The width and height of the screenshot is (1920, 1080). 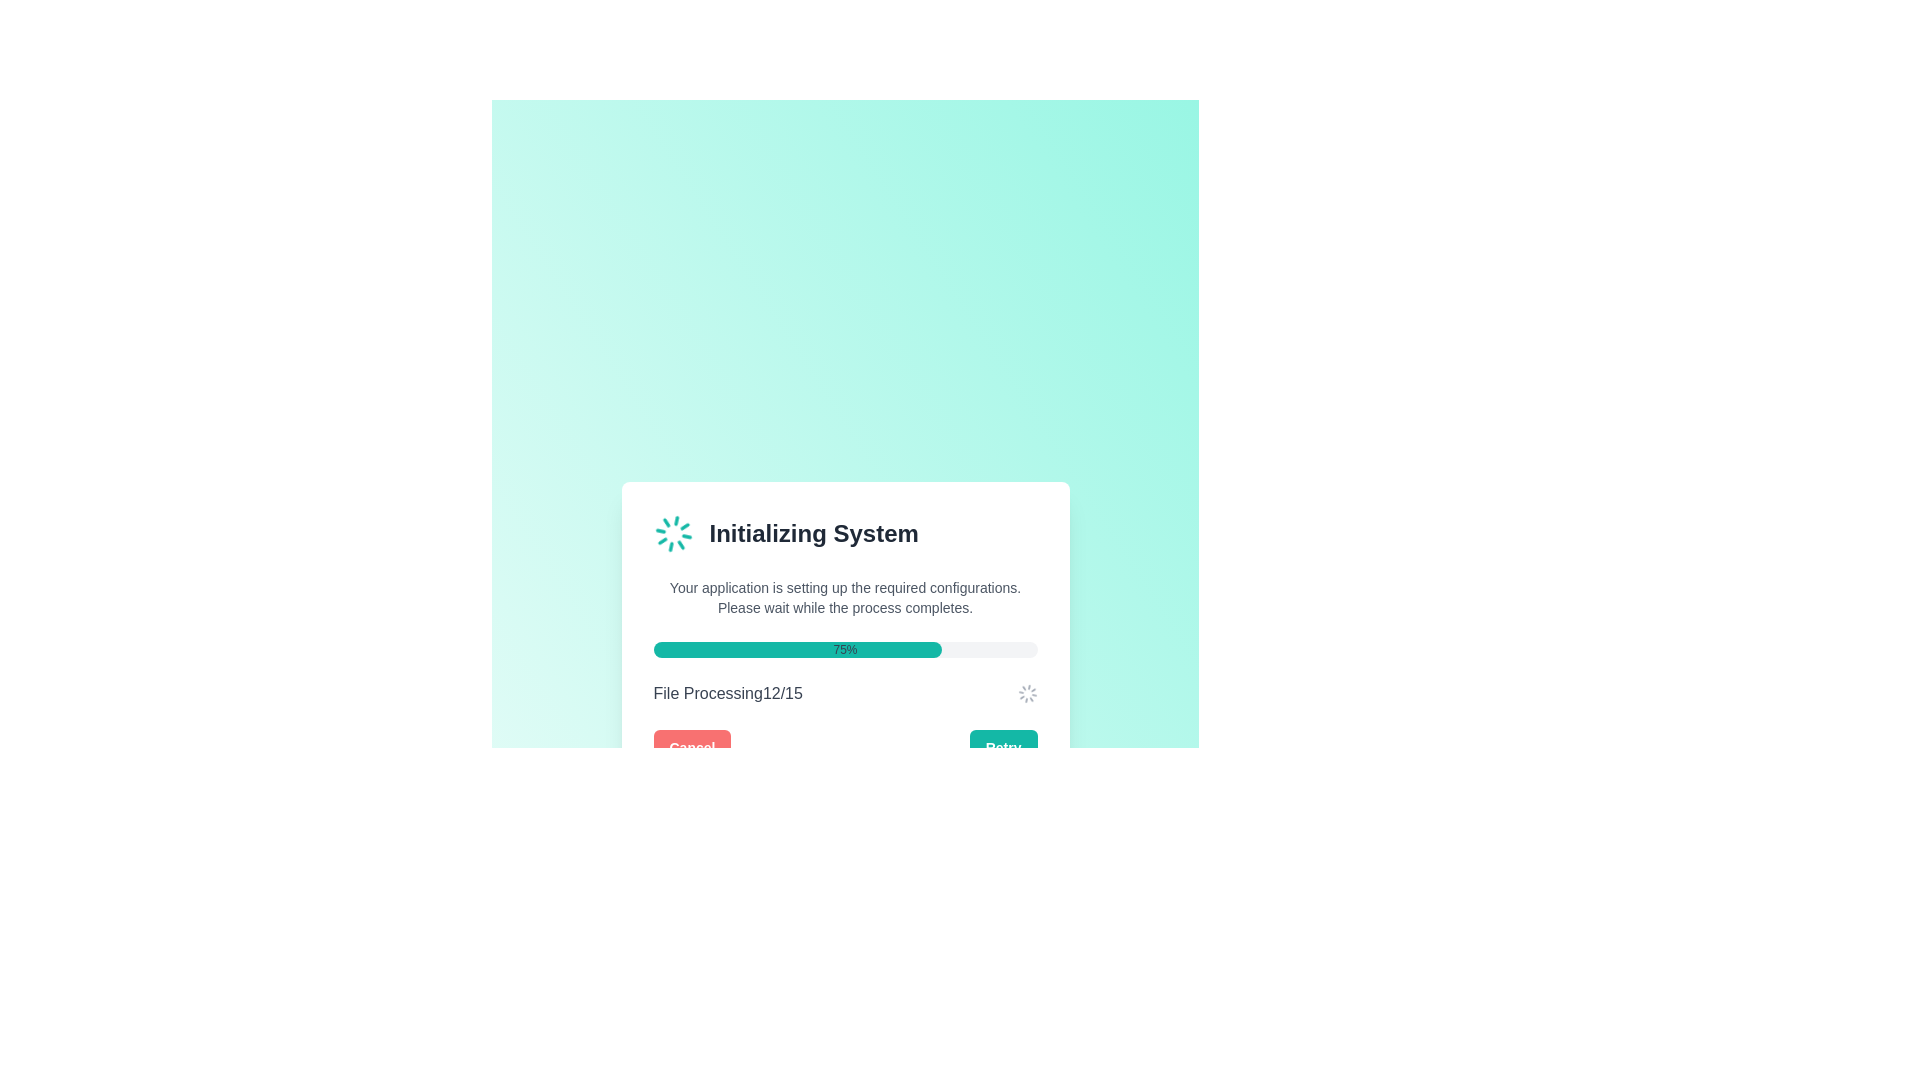 What do you see at coordinates (845, 650) in the screenshot?
I see `the teal-colored progress bar that displays '75%'` at bounding box center [845, 650].